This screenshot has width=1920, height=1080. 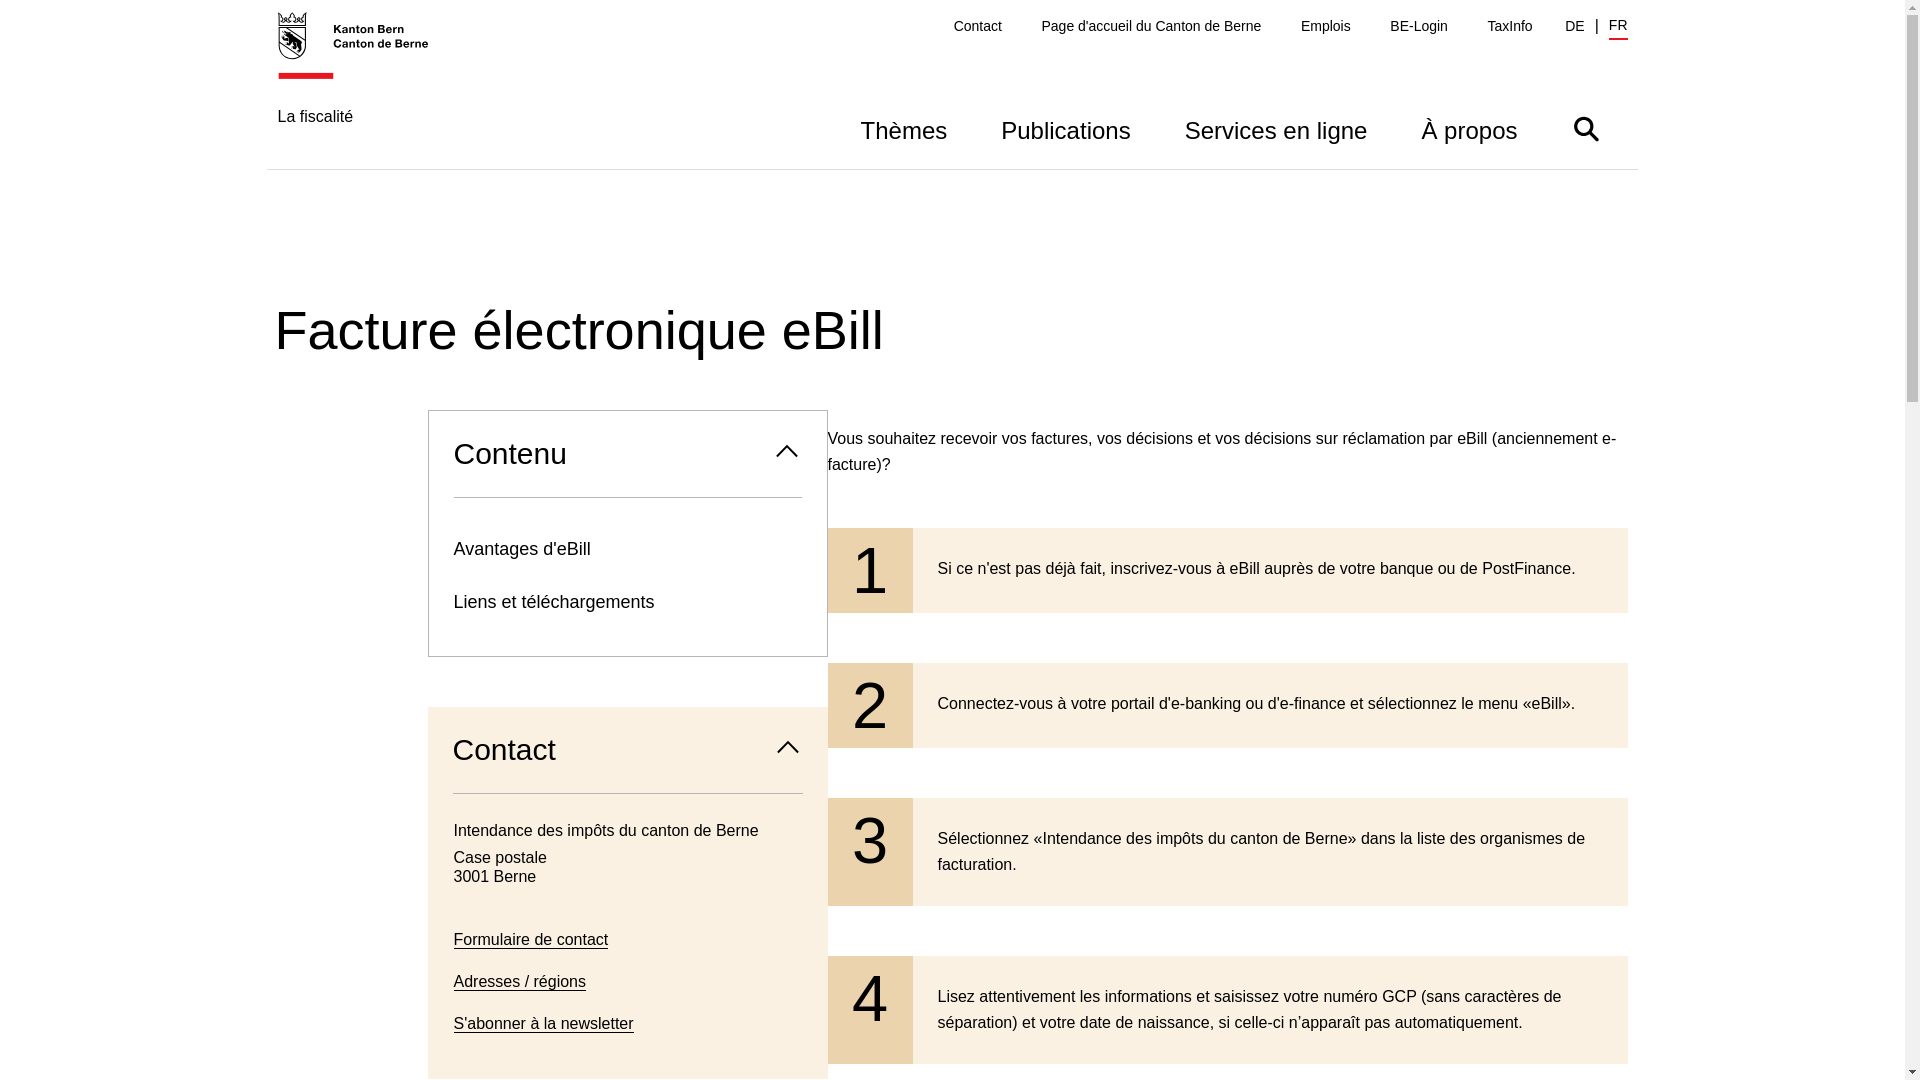 I want to click on 'Publications', so click(x=1064, y=128).